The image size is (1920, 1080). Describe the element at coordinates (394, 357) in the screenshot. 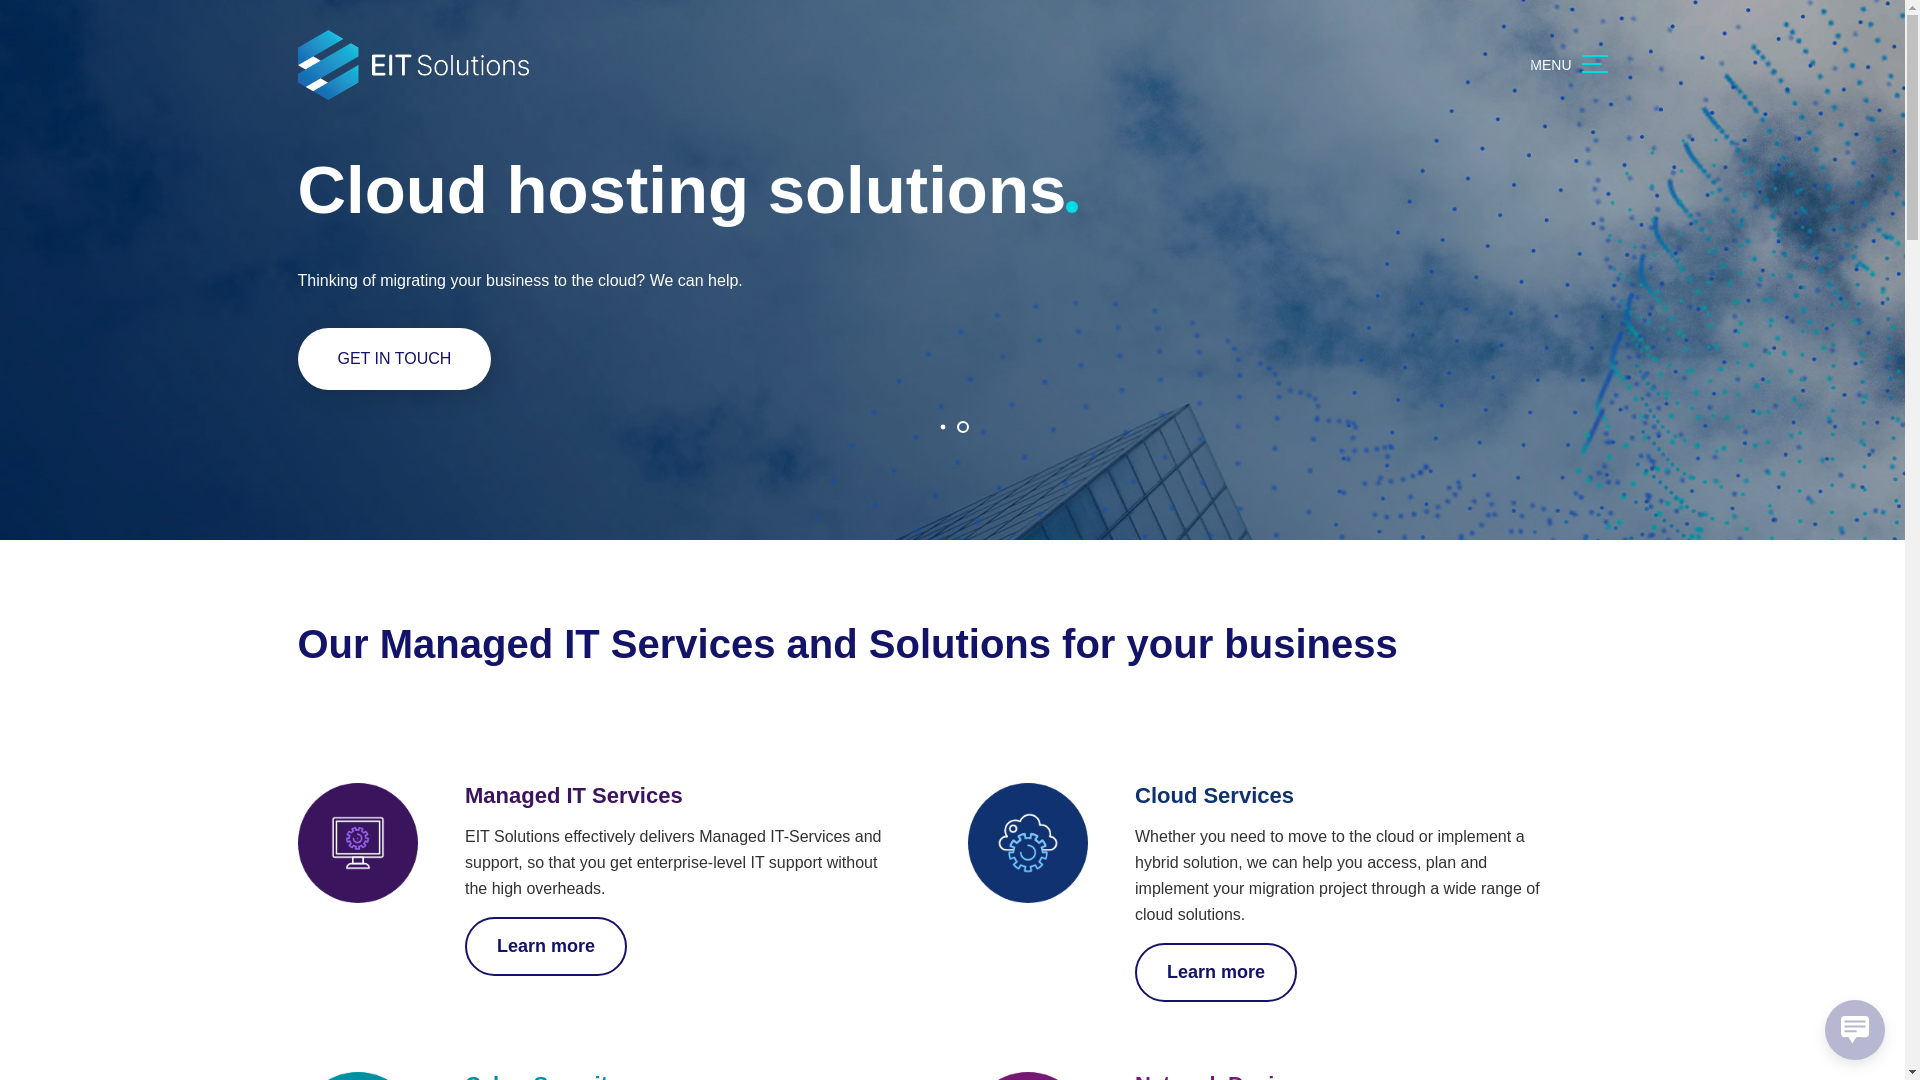

I see `'GET IN TOUCH'` at that location.